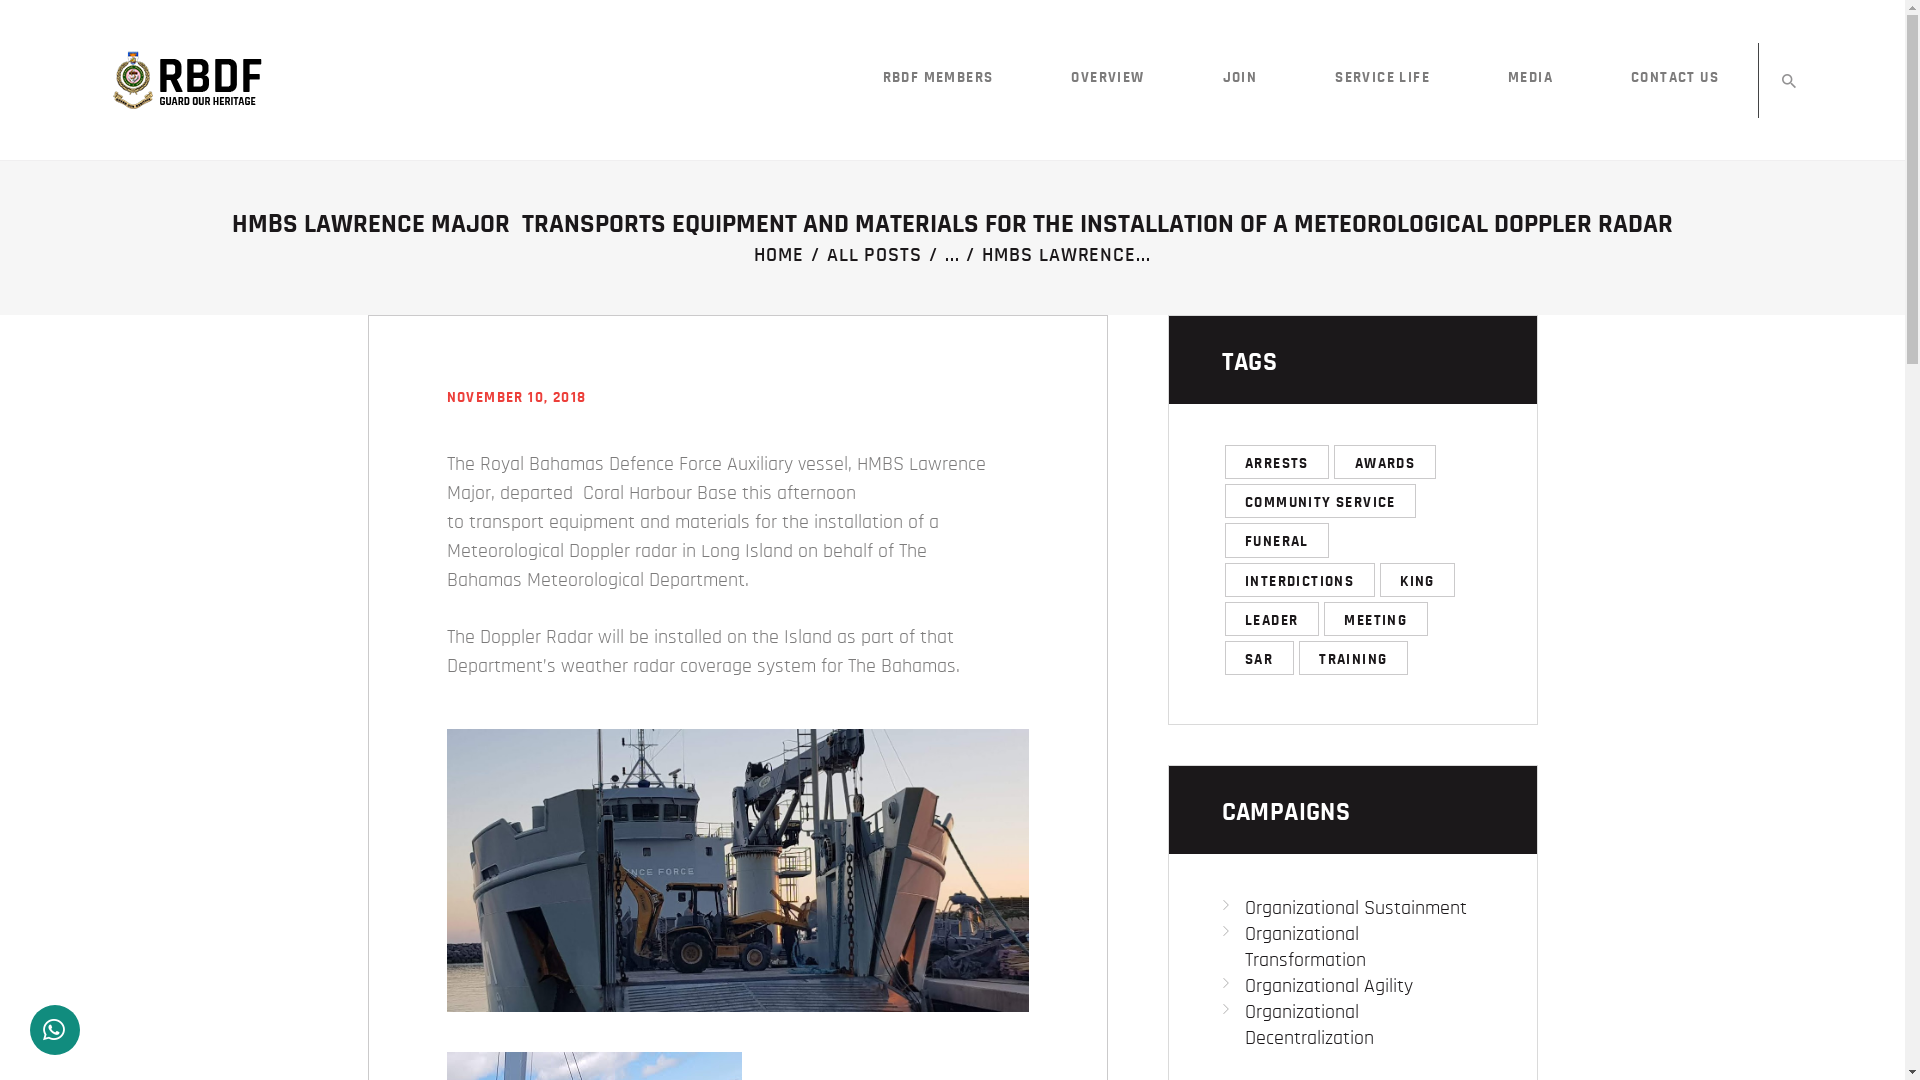 The image size is (1920, 1080). What do you see at coordinates (1308, 1025) in the screenshot?
I see `'Organizational Decentralization'` at bounding box center [1308, 1025].